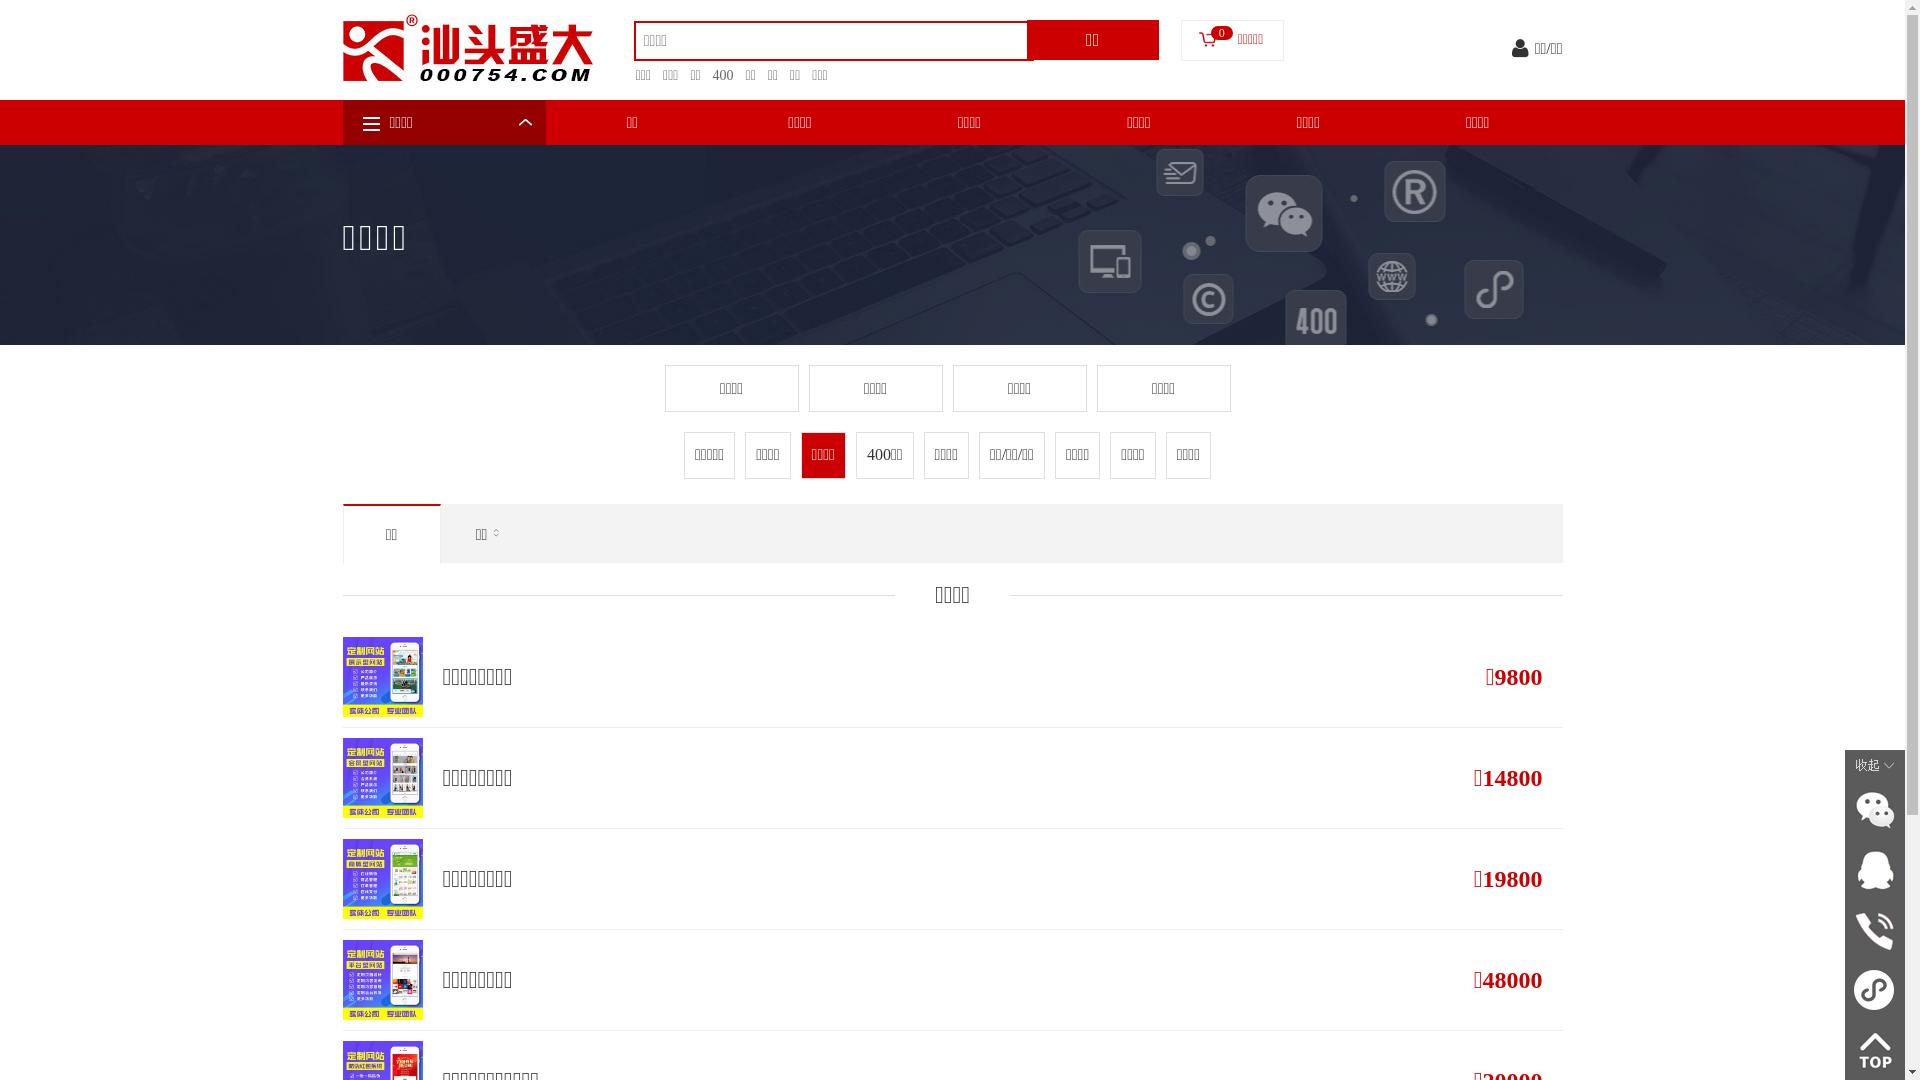 The height and width of the screenshot is (1080, 1920). Describe the element at coordinates (700, 75) in the screenshot. I see `'400'` at that location.